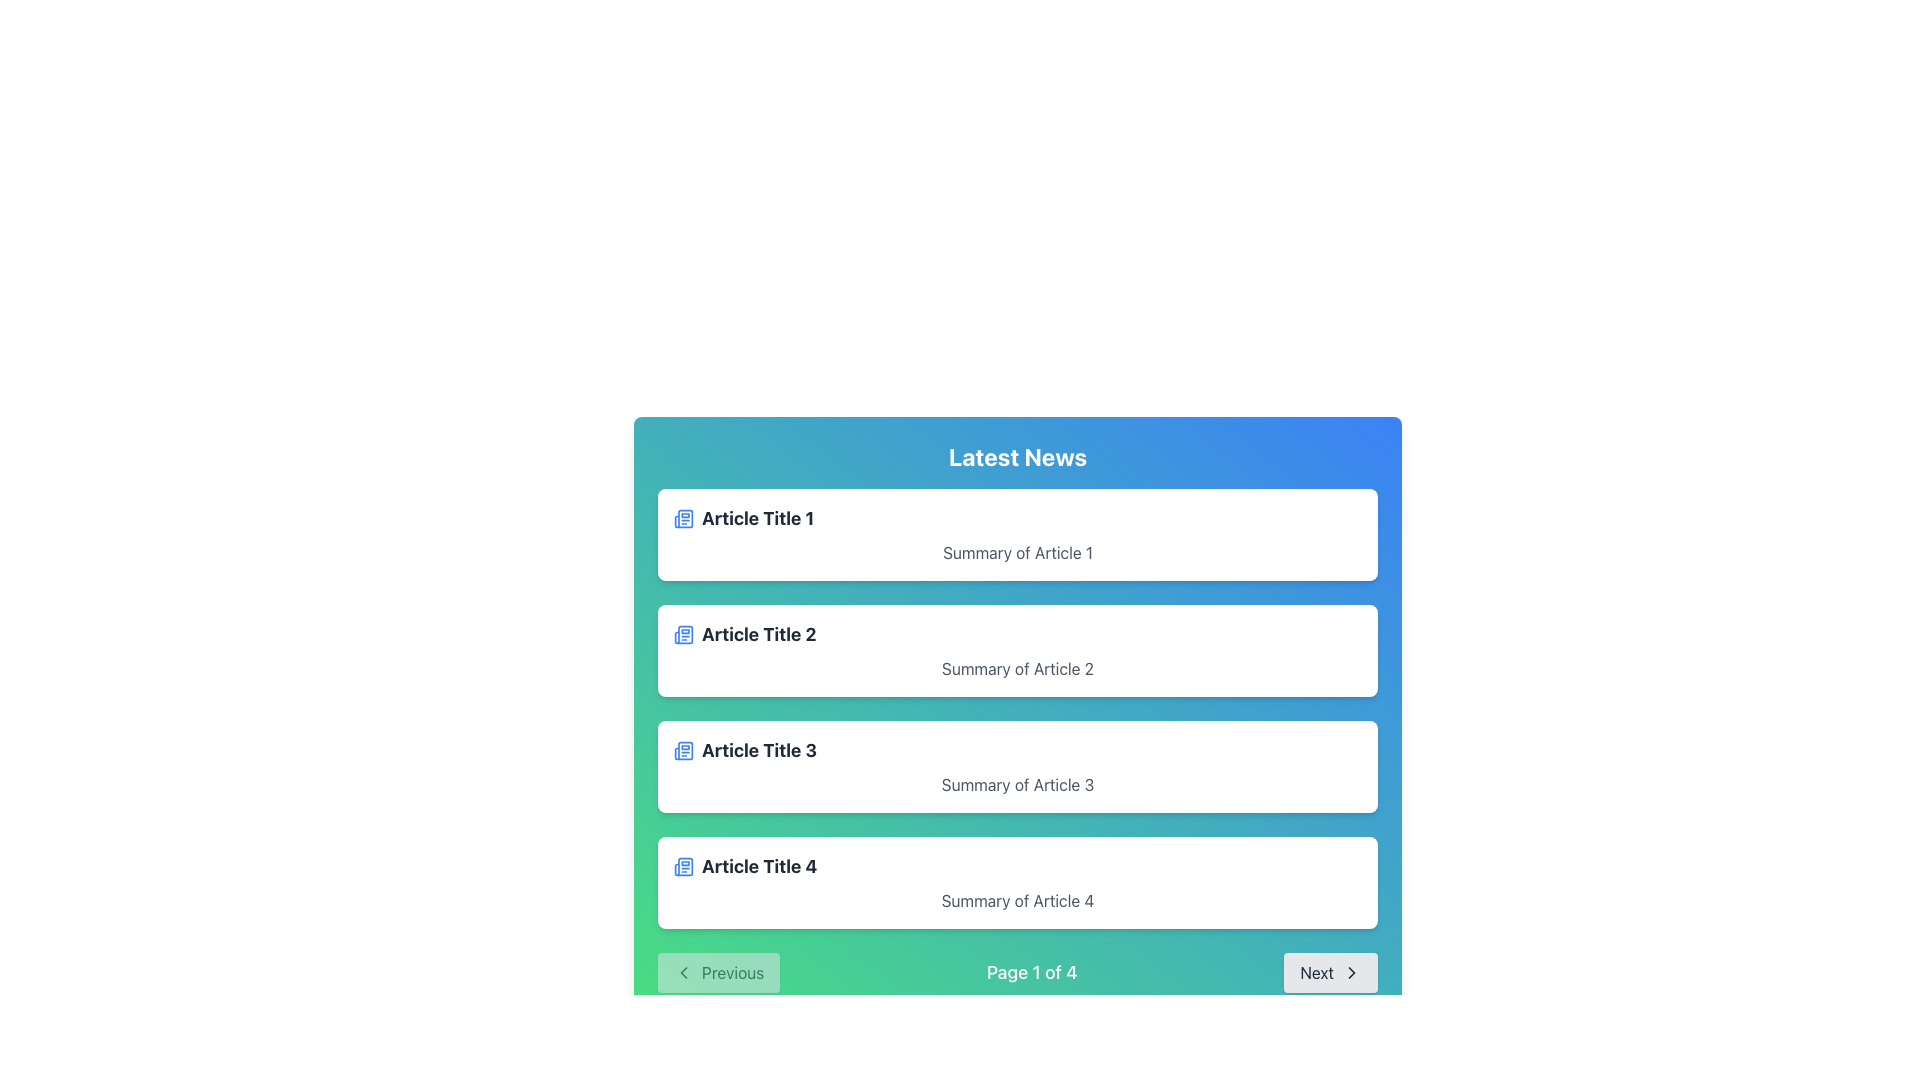 This screenshot has width=1920, height=1080. Describe the element at coordinates (684, 971) in the screenshot. I see `the left-pointing chevron arrow icon indicating a 'back' or 'previous' action located within the 'Previous' button group at the bottom-left corner of the interface` at that location.